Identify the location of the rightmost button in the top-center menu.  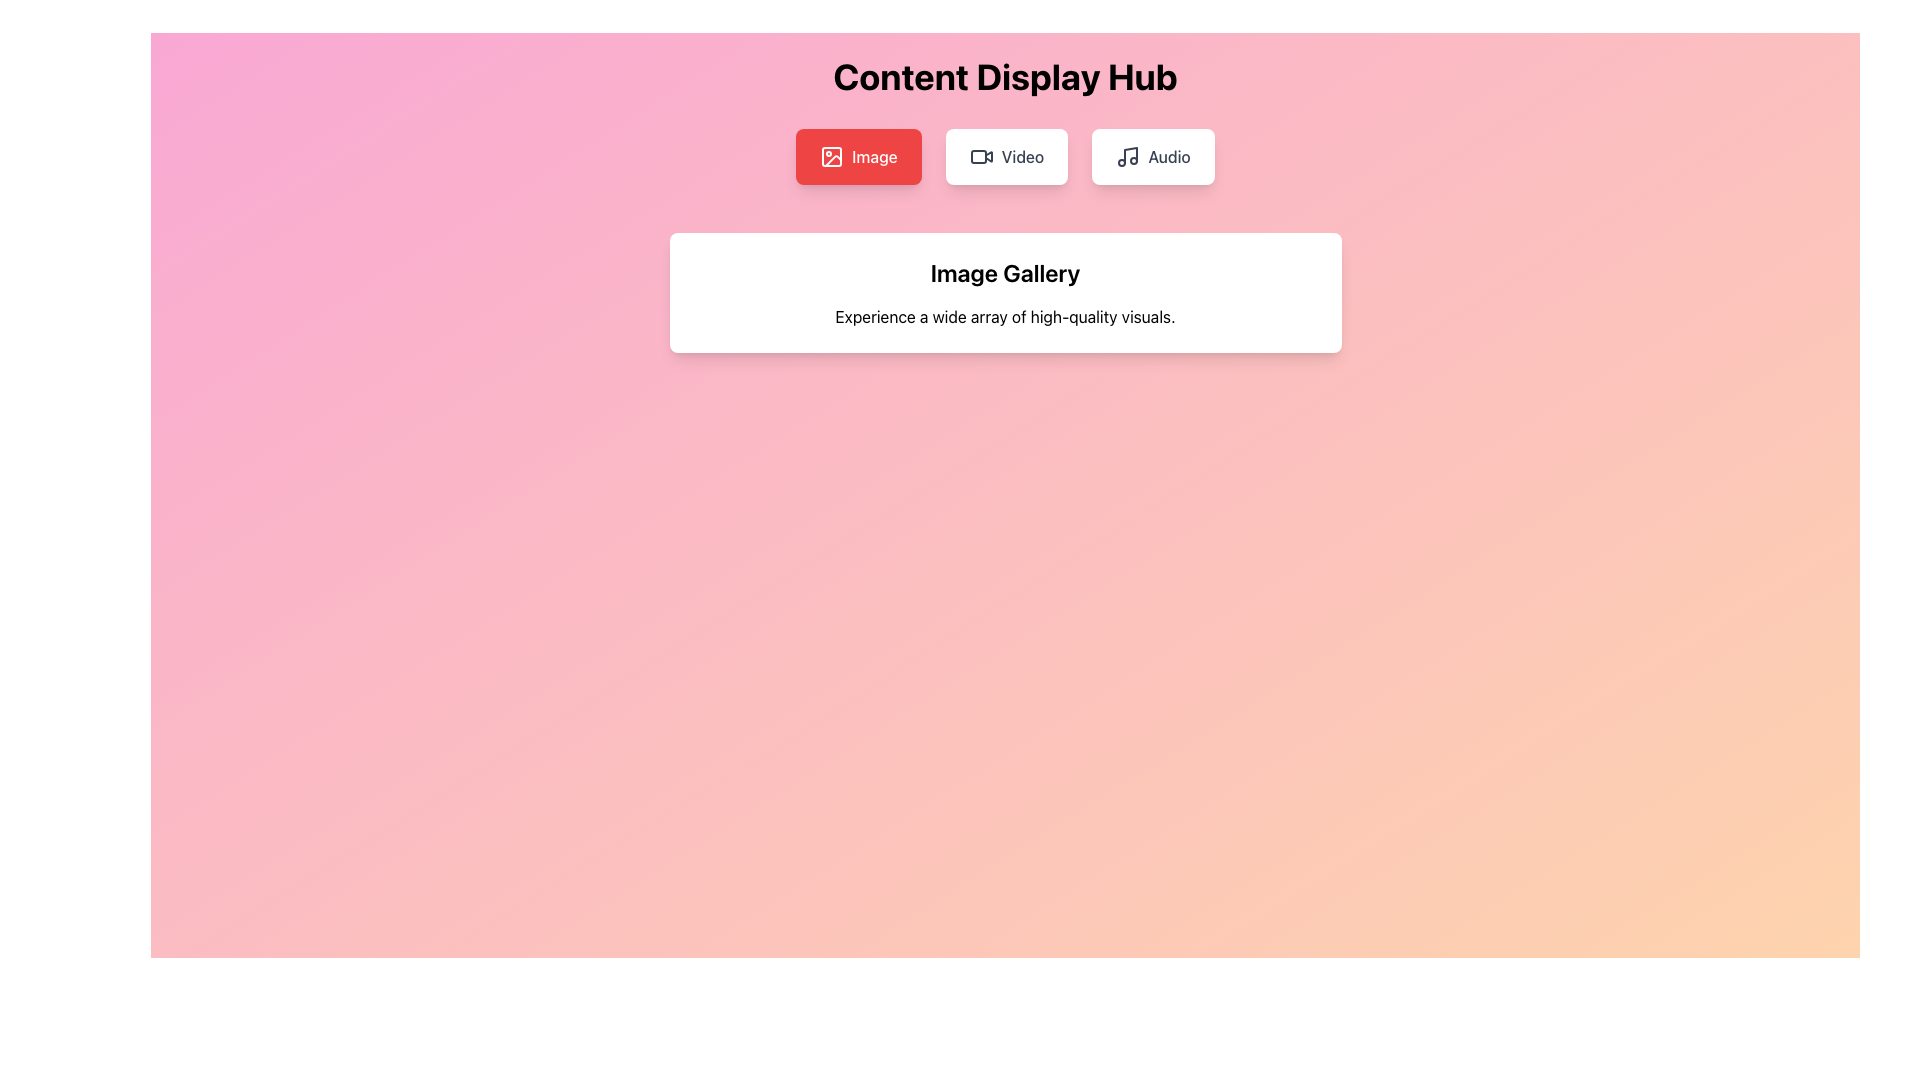
(1152, 156).